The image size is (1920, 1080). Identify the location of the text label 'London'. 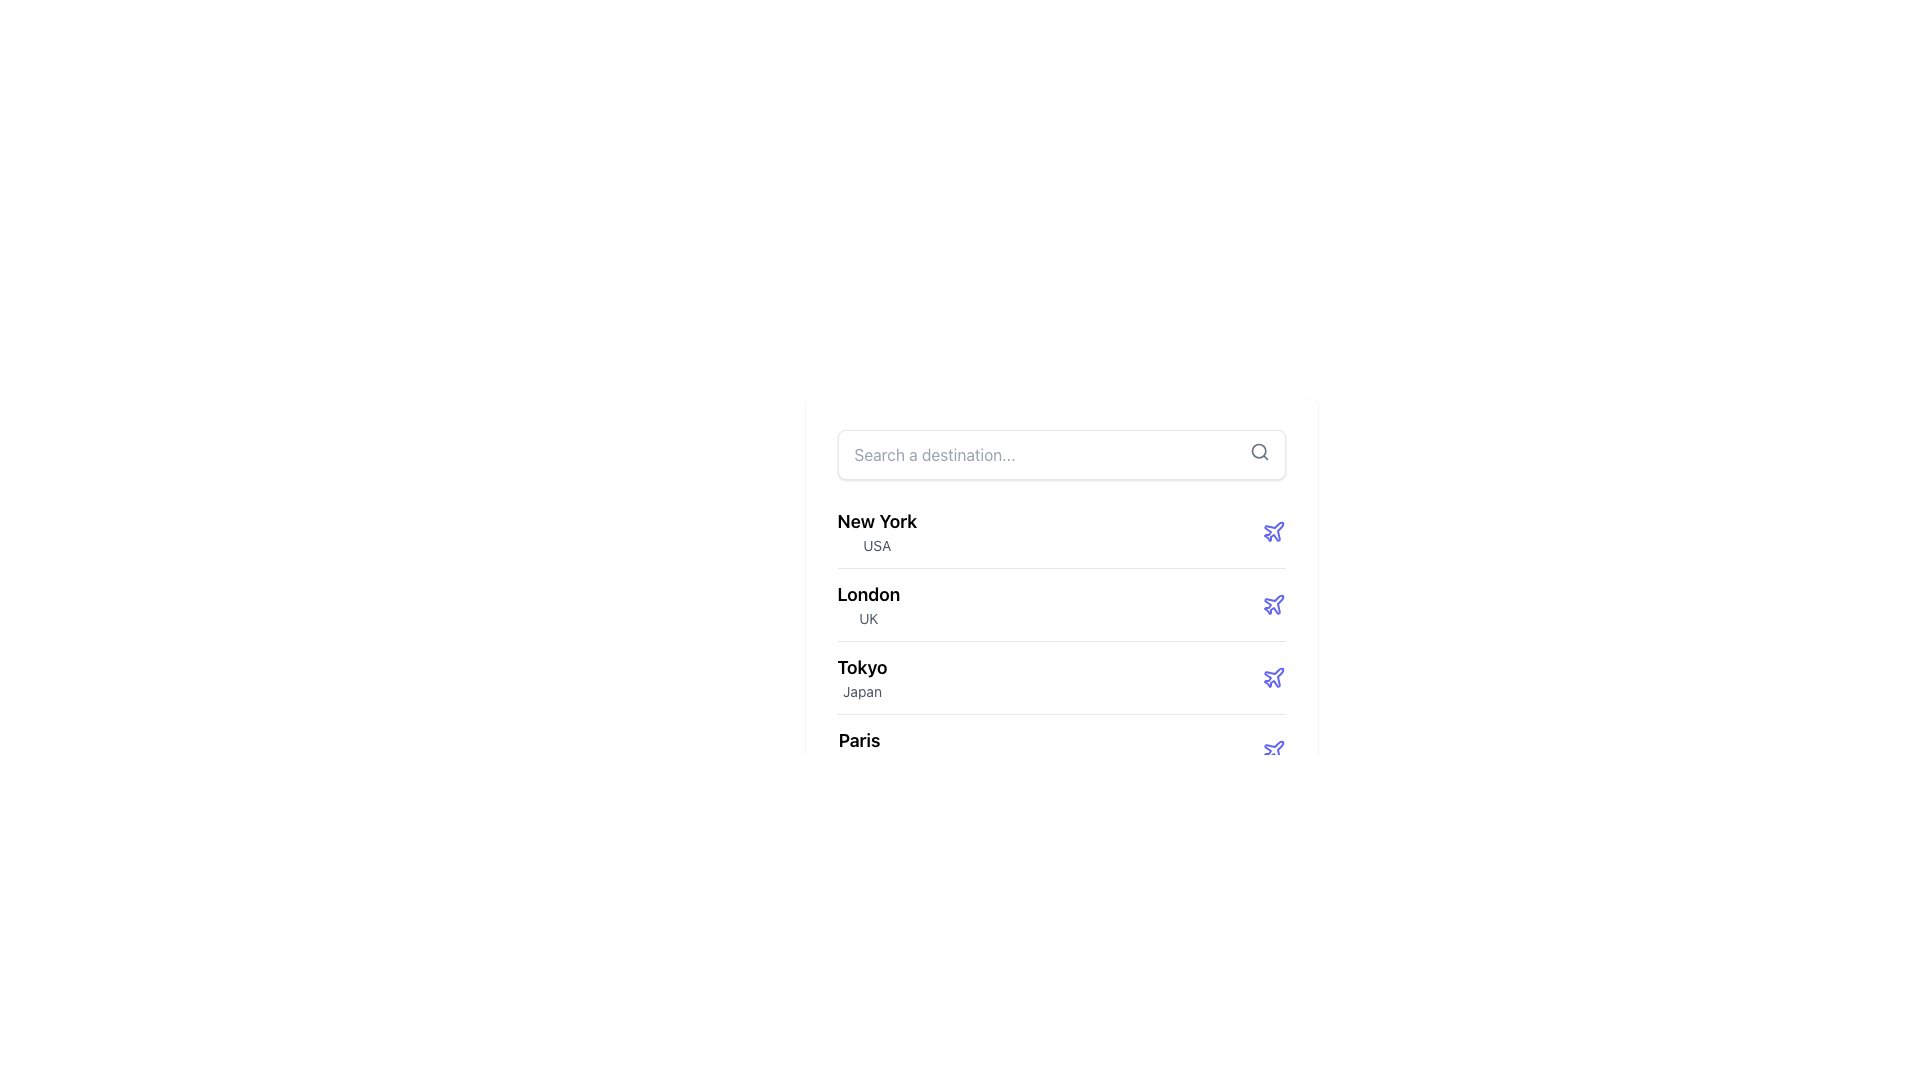
(868, 593).